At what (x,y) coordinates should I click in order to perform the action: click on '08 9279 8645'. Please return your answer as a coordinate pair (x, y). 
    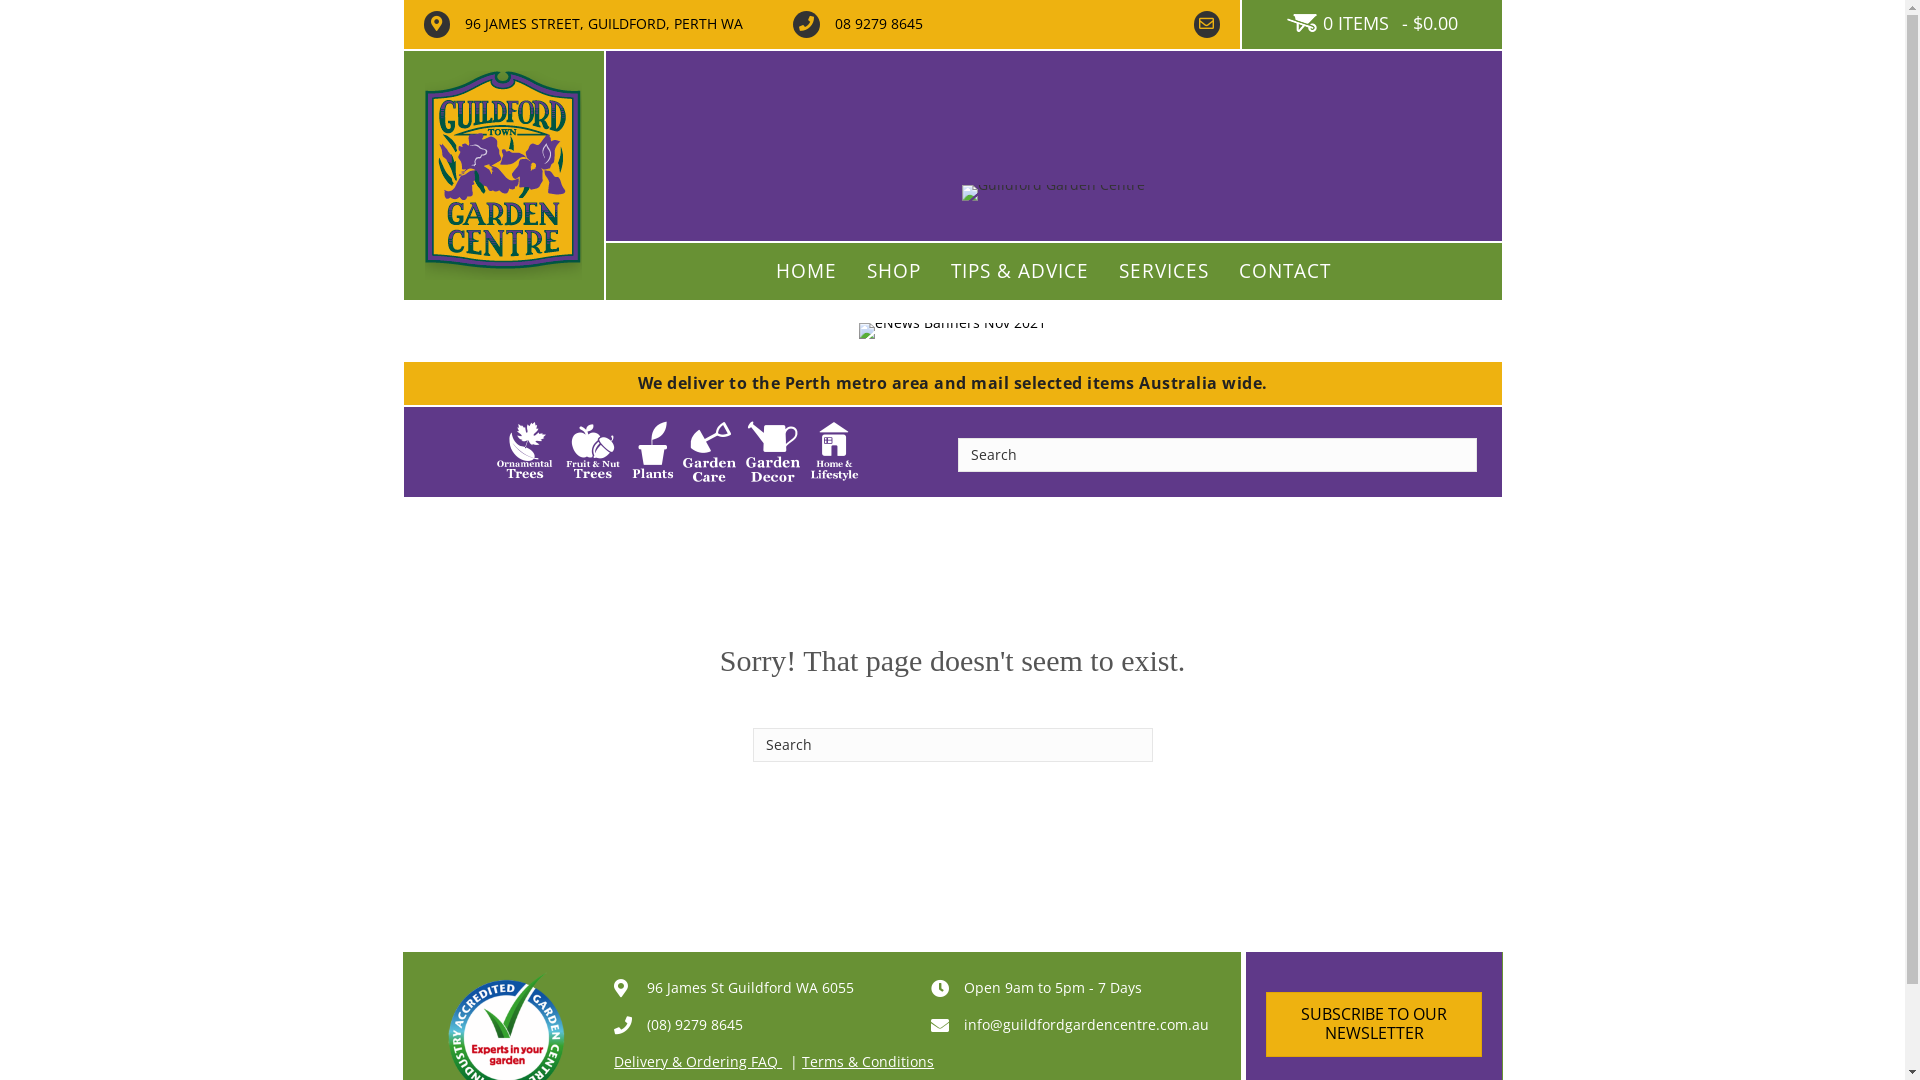
    Looking at the image, I should click on (878, 23).